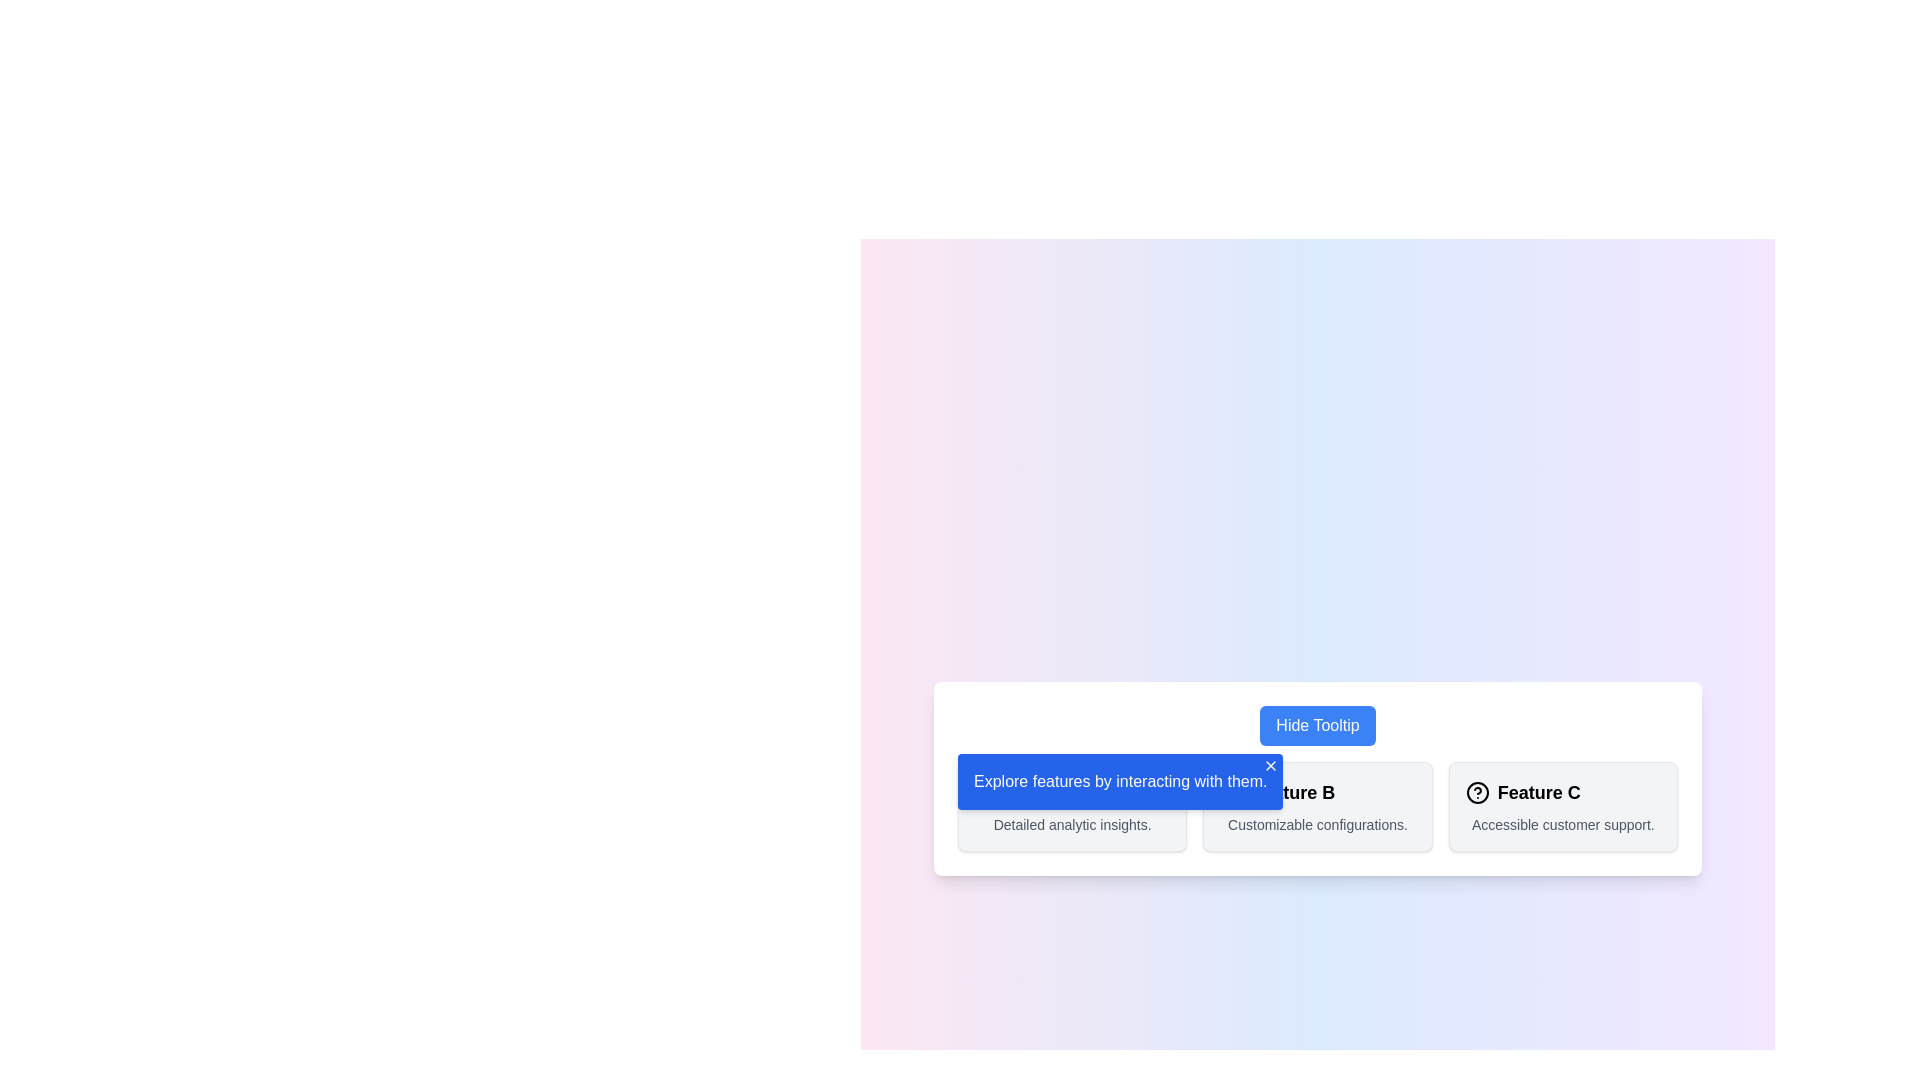 The image size is (1920, 1080). I want to click on the text label containing the content 'Customizable configurations.' which is styled in a small gray font and located below the title 'Feature B' in the second card of three feature descriptions, so click(1318, 825).